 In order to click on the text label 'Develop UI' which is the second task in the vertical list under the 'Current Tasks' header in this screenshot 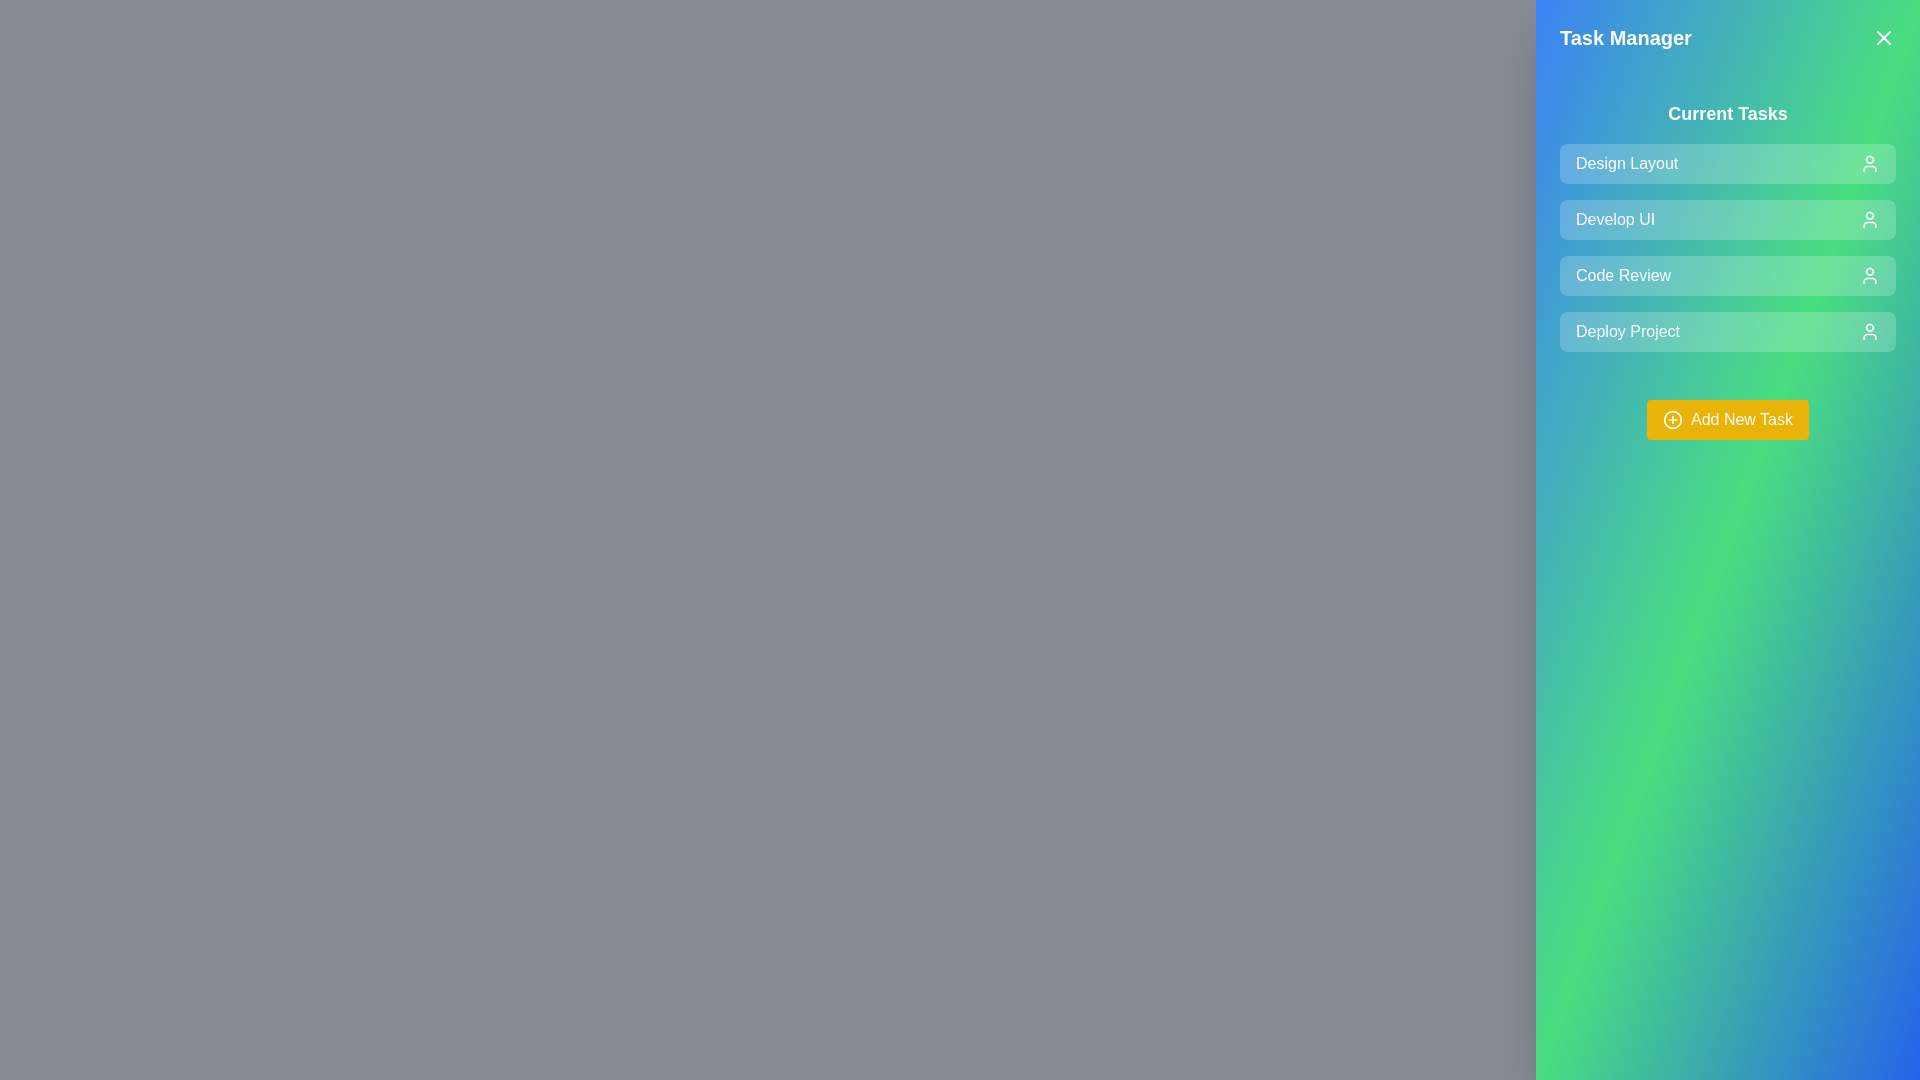, I will do `click(1615, 219)`.